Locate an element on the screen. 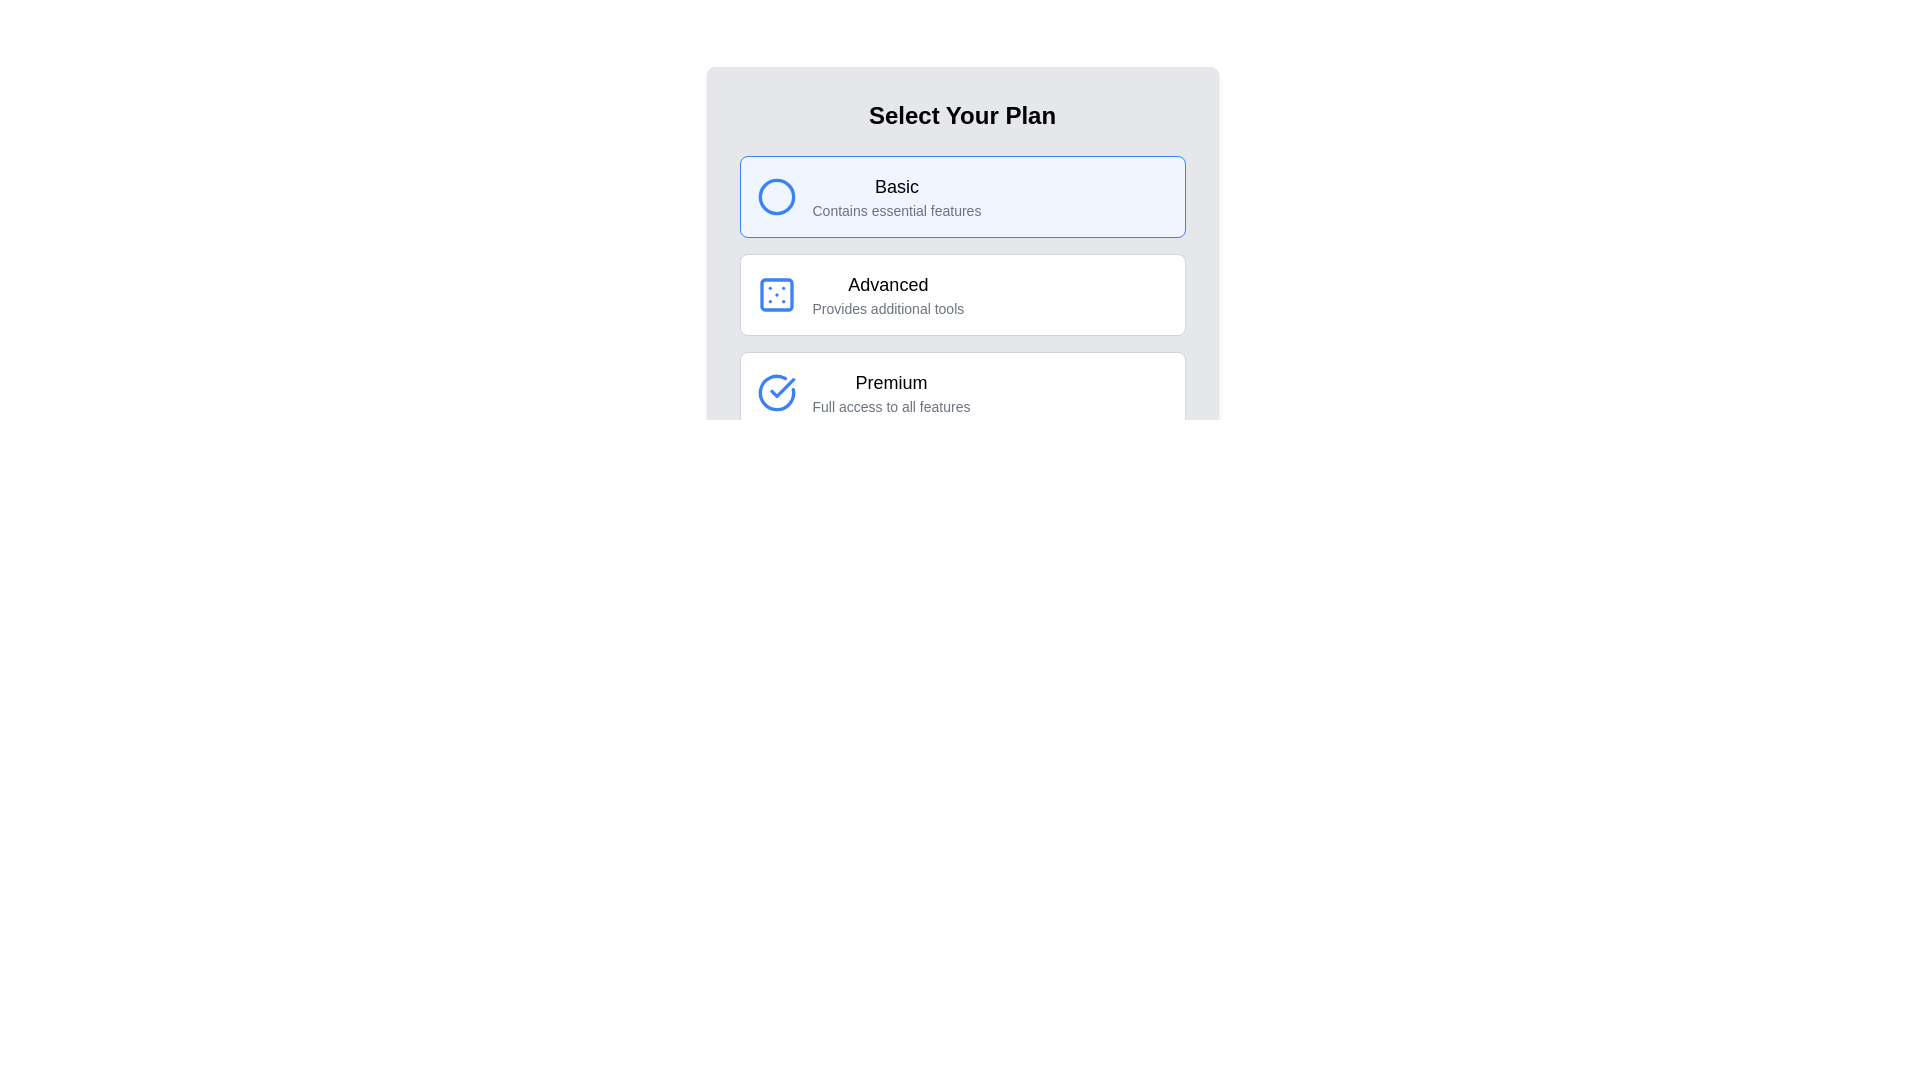 This screenshot has width=1920, height=1080. the small rectangle within the die icon representing a dice face, located in the second option named 'Advanced' under 'Select Your Plan' is located at coordinates (775, 294).